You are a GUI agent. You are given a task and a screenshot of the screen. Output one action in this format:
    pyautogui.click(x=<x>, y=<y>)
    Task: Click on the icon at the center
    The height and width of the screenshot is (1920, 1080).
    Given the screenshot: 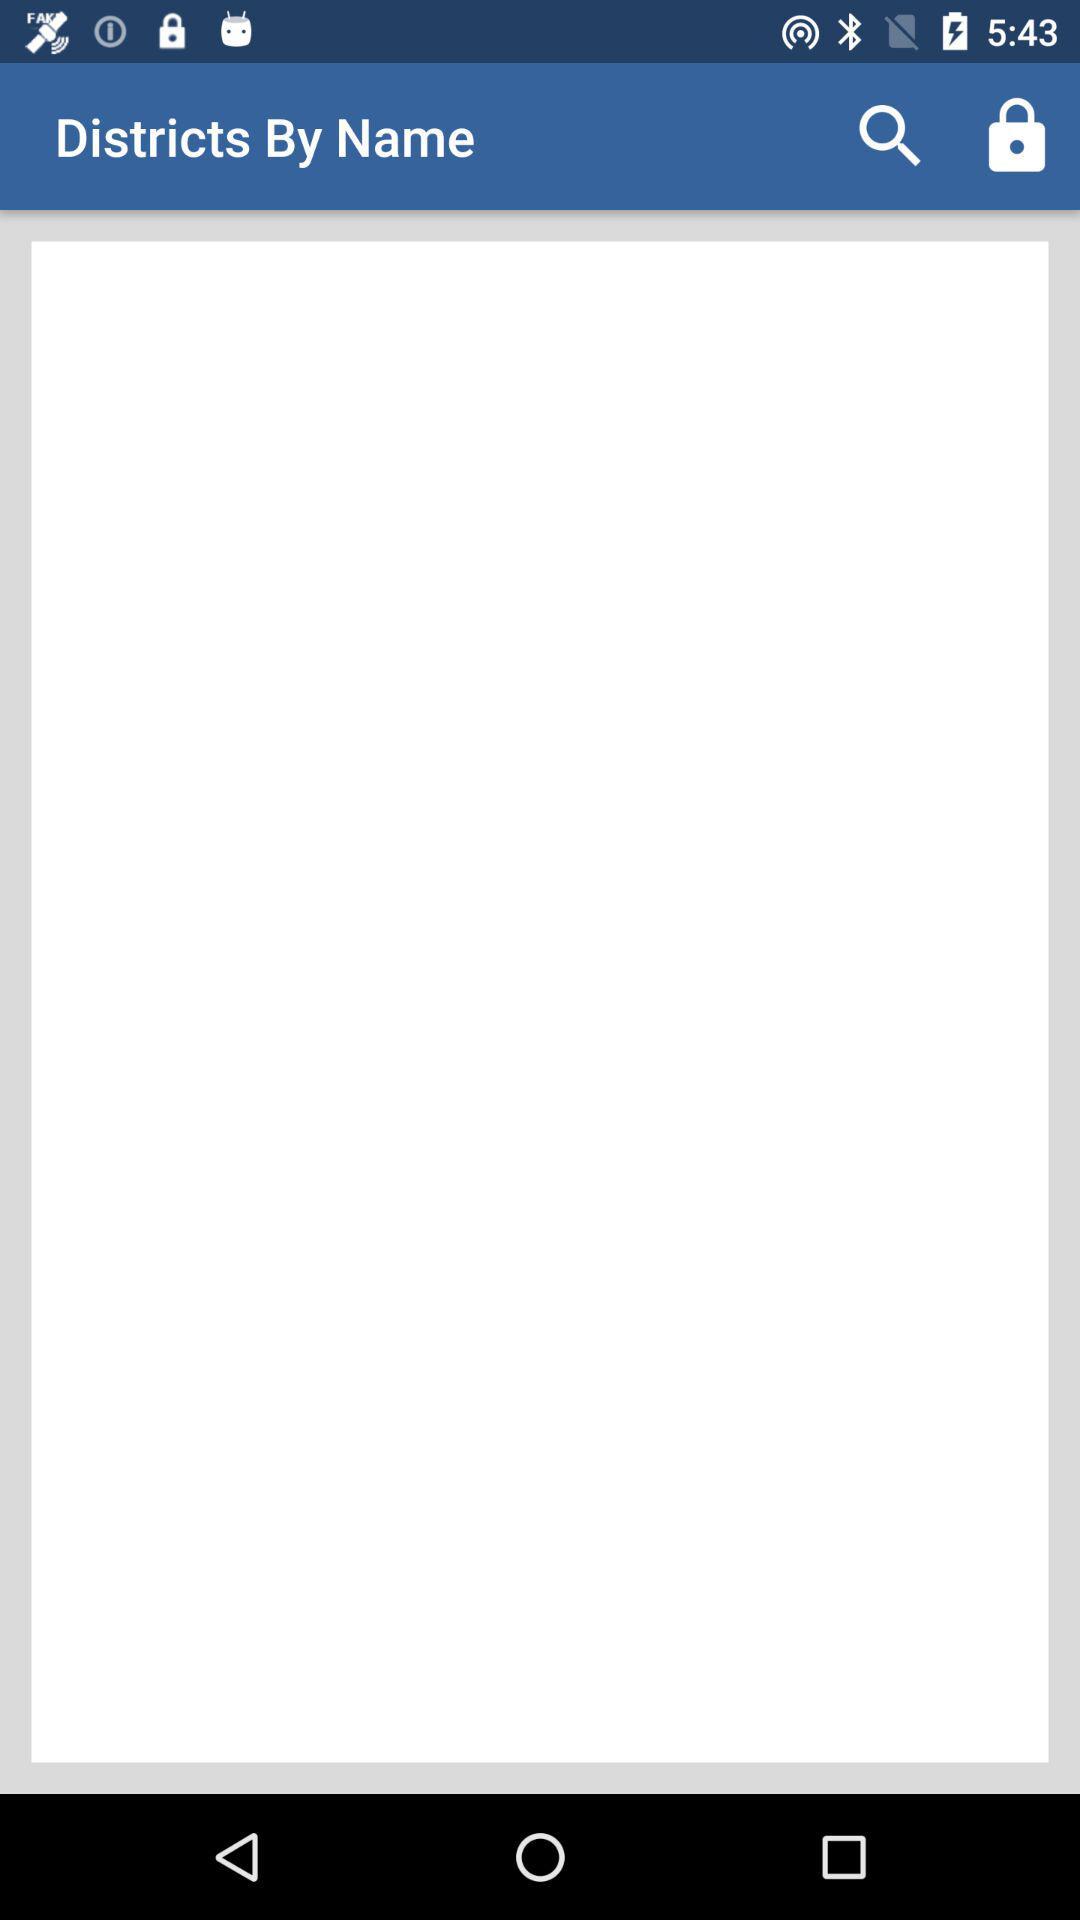 What is the action you would take?
    pyautogui.click(x=540, y=1002)
    